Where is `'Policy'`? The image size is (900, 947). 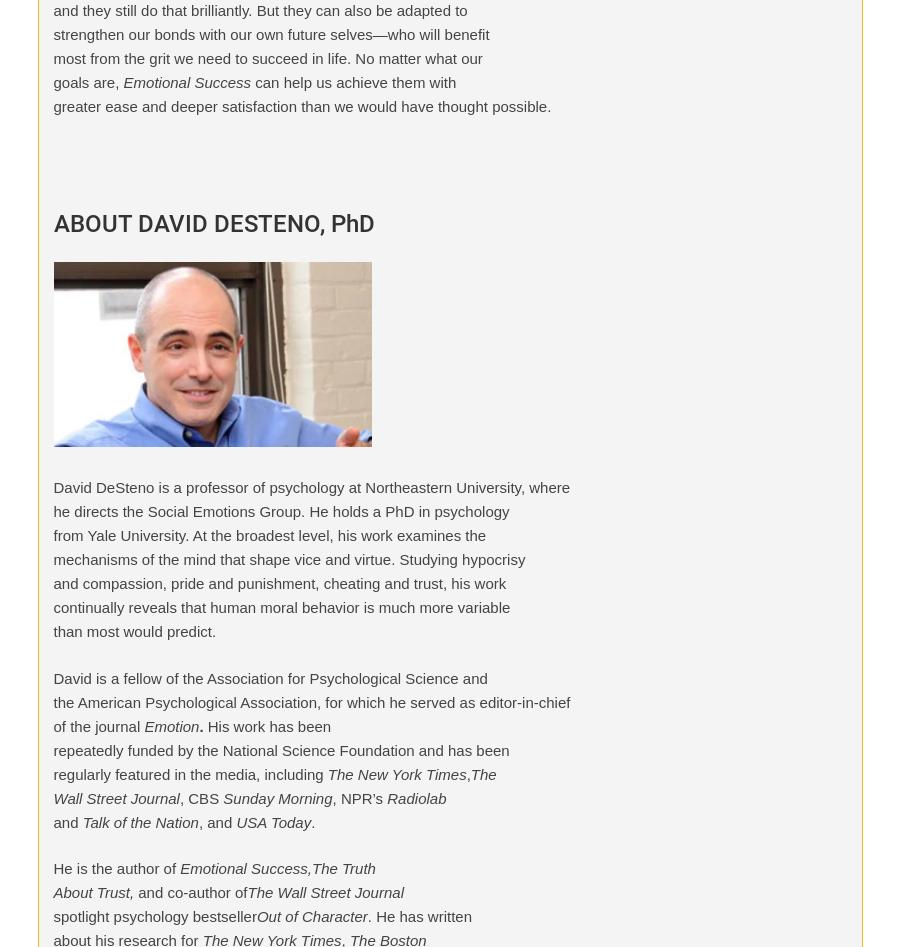
'Policy' is located at coordinates (353, 106).